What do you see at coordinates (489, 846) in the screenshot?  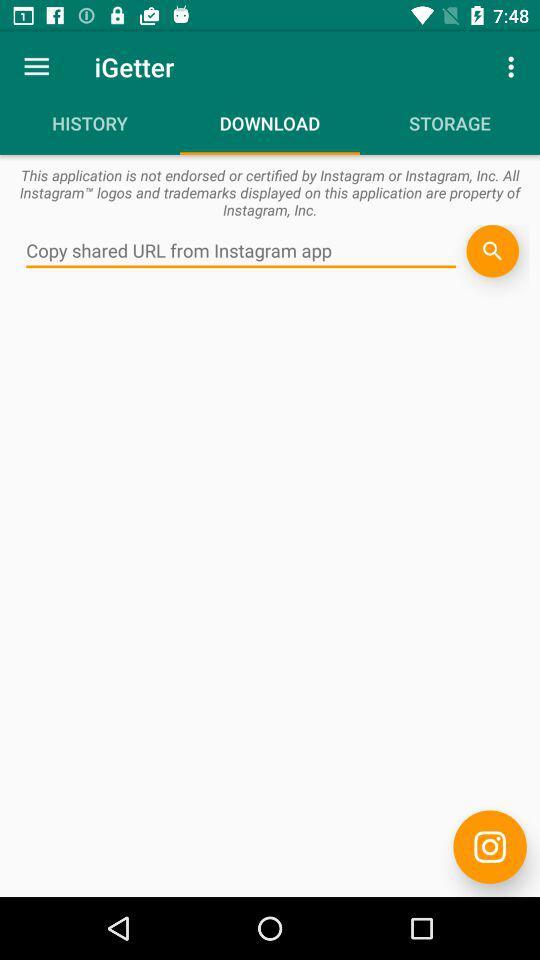 I see `post to instagram` at bounding box center [489, 846].